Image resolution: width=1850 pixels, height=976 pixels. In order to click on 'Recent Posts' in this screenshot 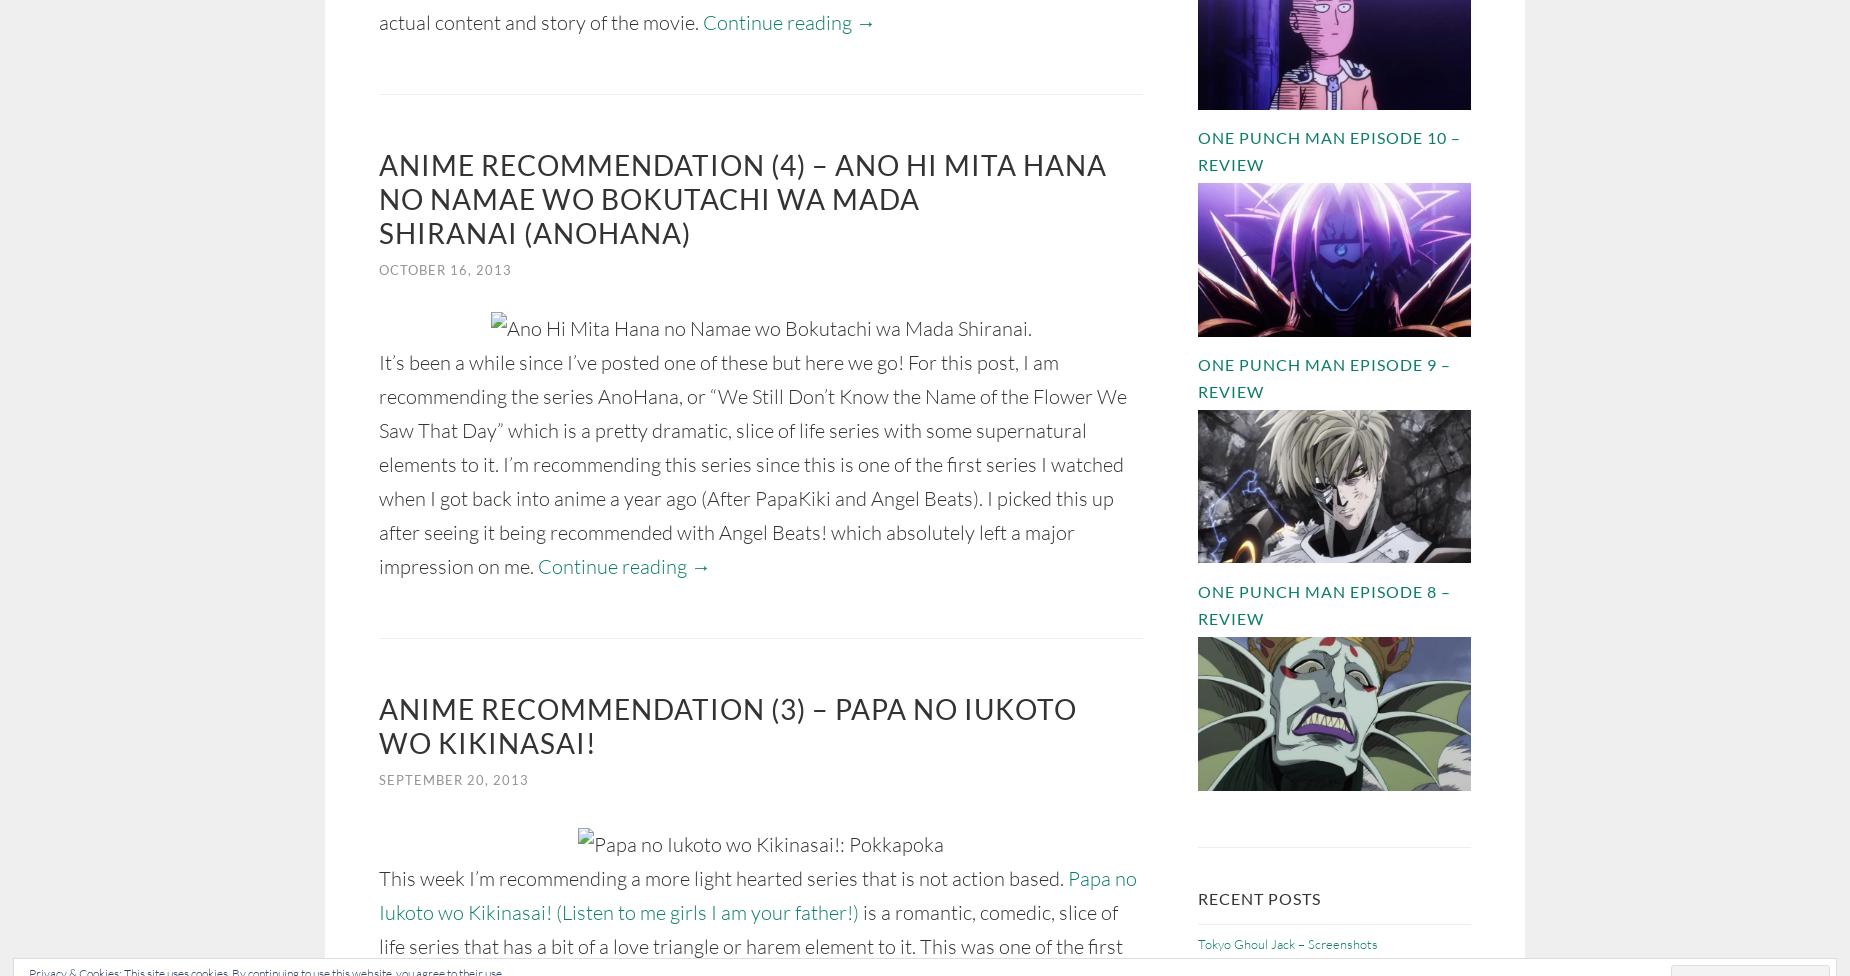, I will do `click(1258, 896)`.